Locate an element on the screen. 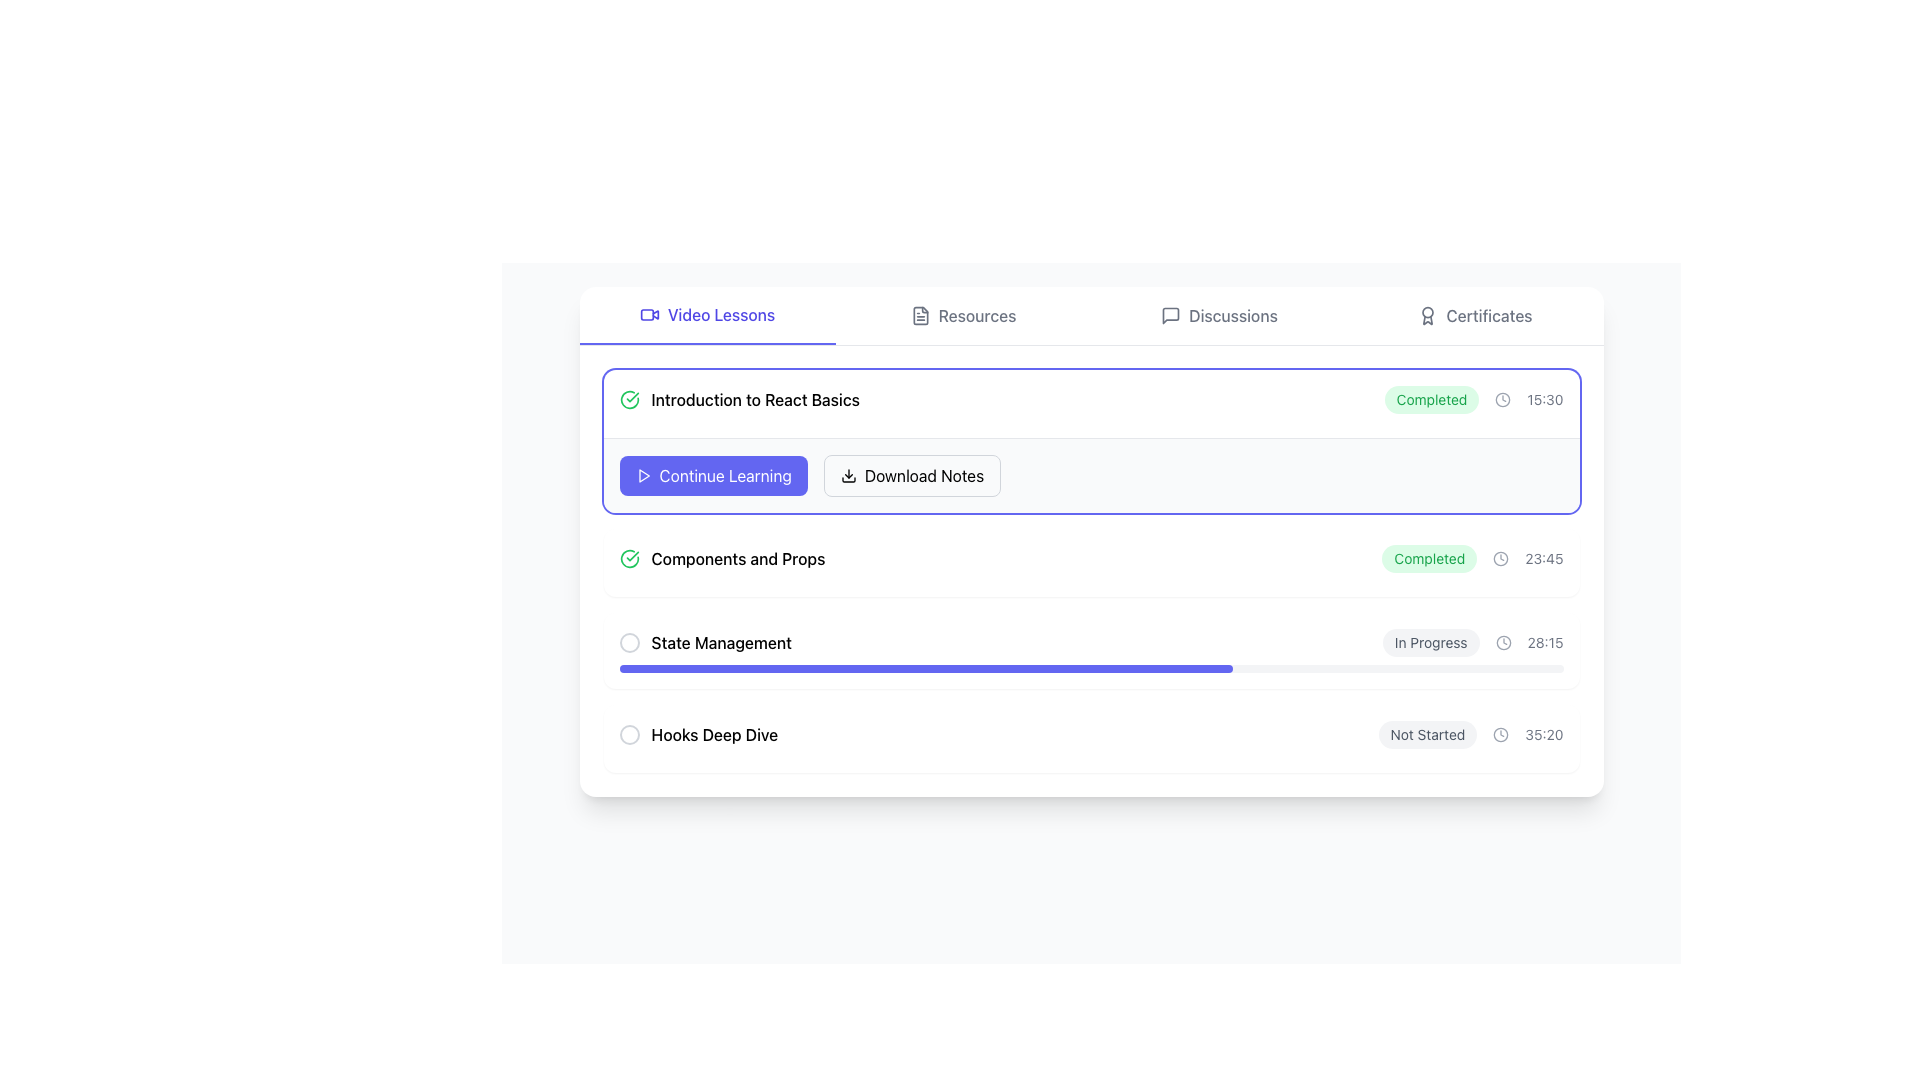 This screenshot has width=1920, height=1080. the clock icon located between the text 'Completed' and the time '23:45', which is a small circular icon with a gray border and clock hands is located at coordinates (1501, 559).